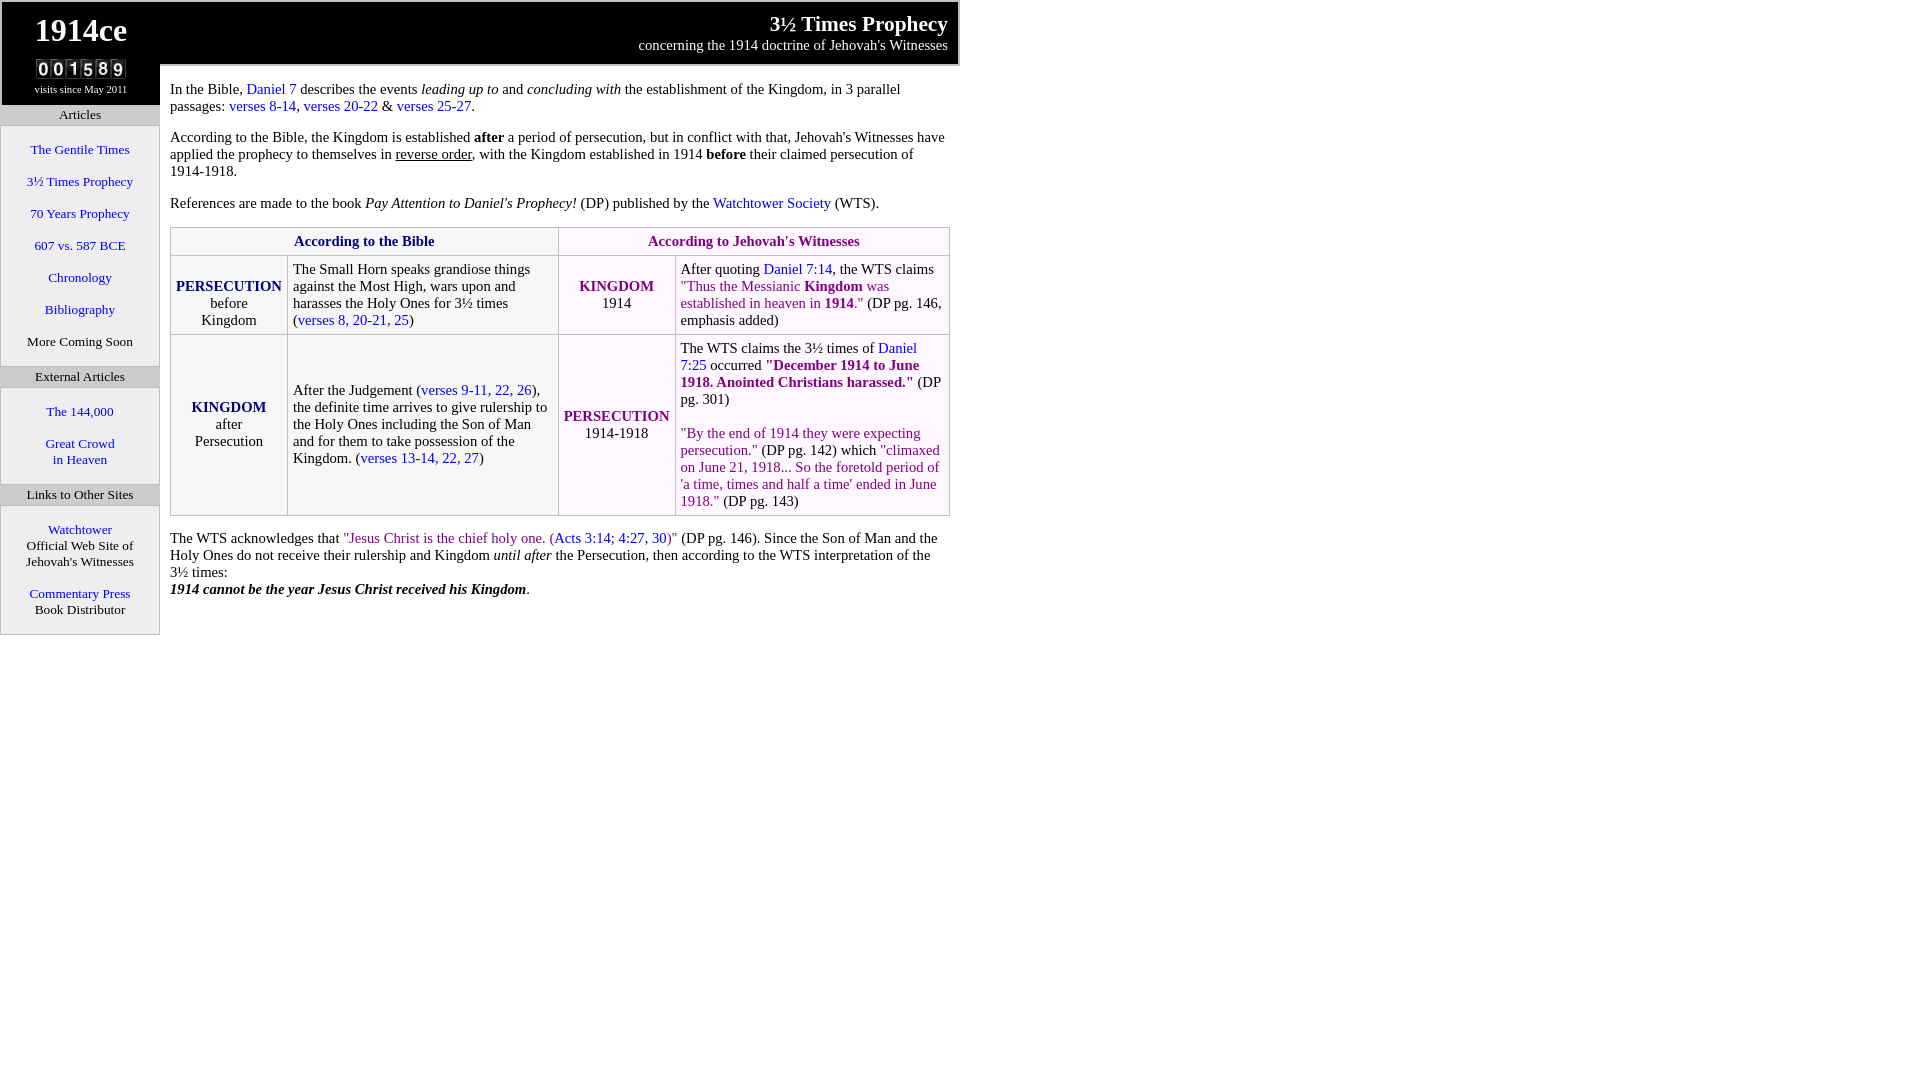 This screenshot has height=1080, width=1920. I want to click on 'Daniel 7:25', so click(798, 355).